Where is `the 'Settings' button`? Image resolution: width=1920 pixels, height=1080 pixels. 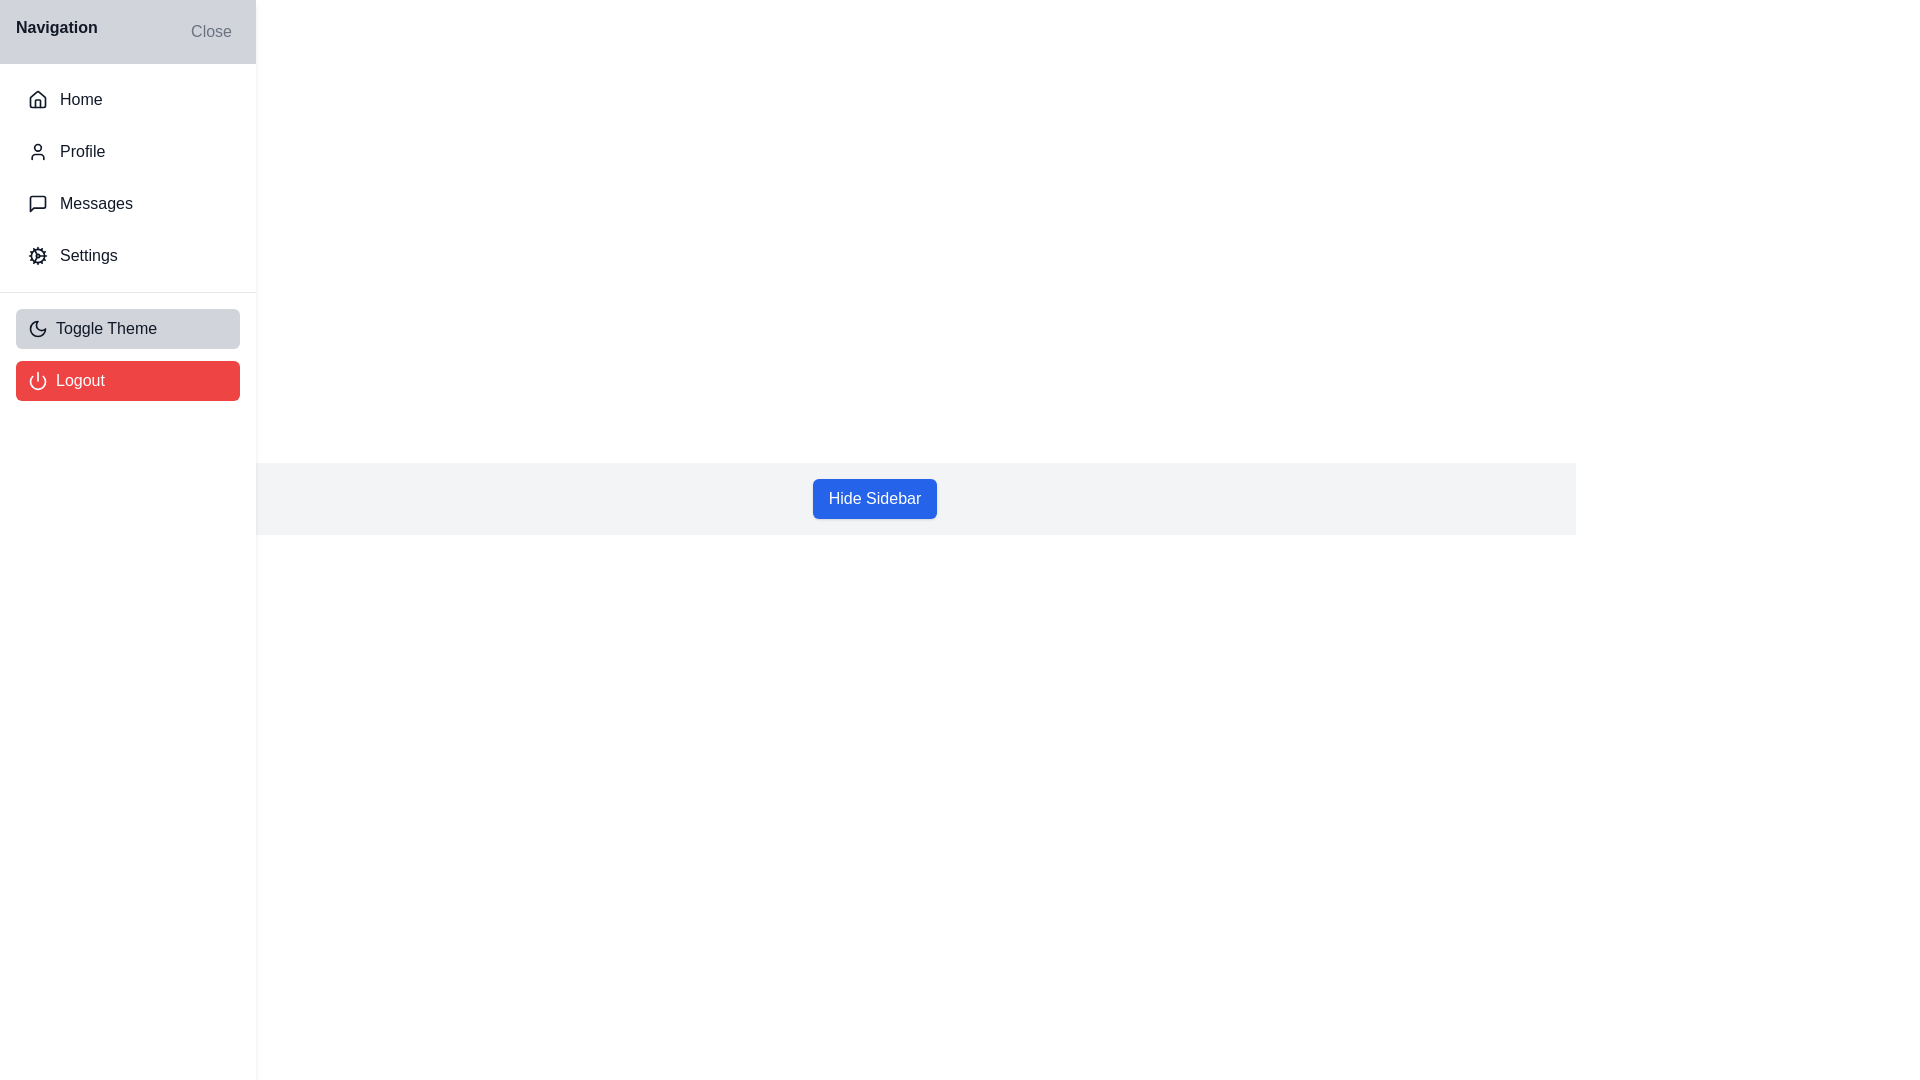 the 'Settings' button is located at coordinates (127, 254).